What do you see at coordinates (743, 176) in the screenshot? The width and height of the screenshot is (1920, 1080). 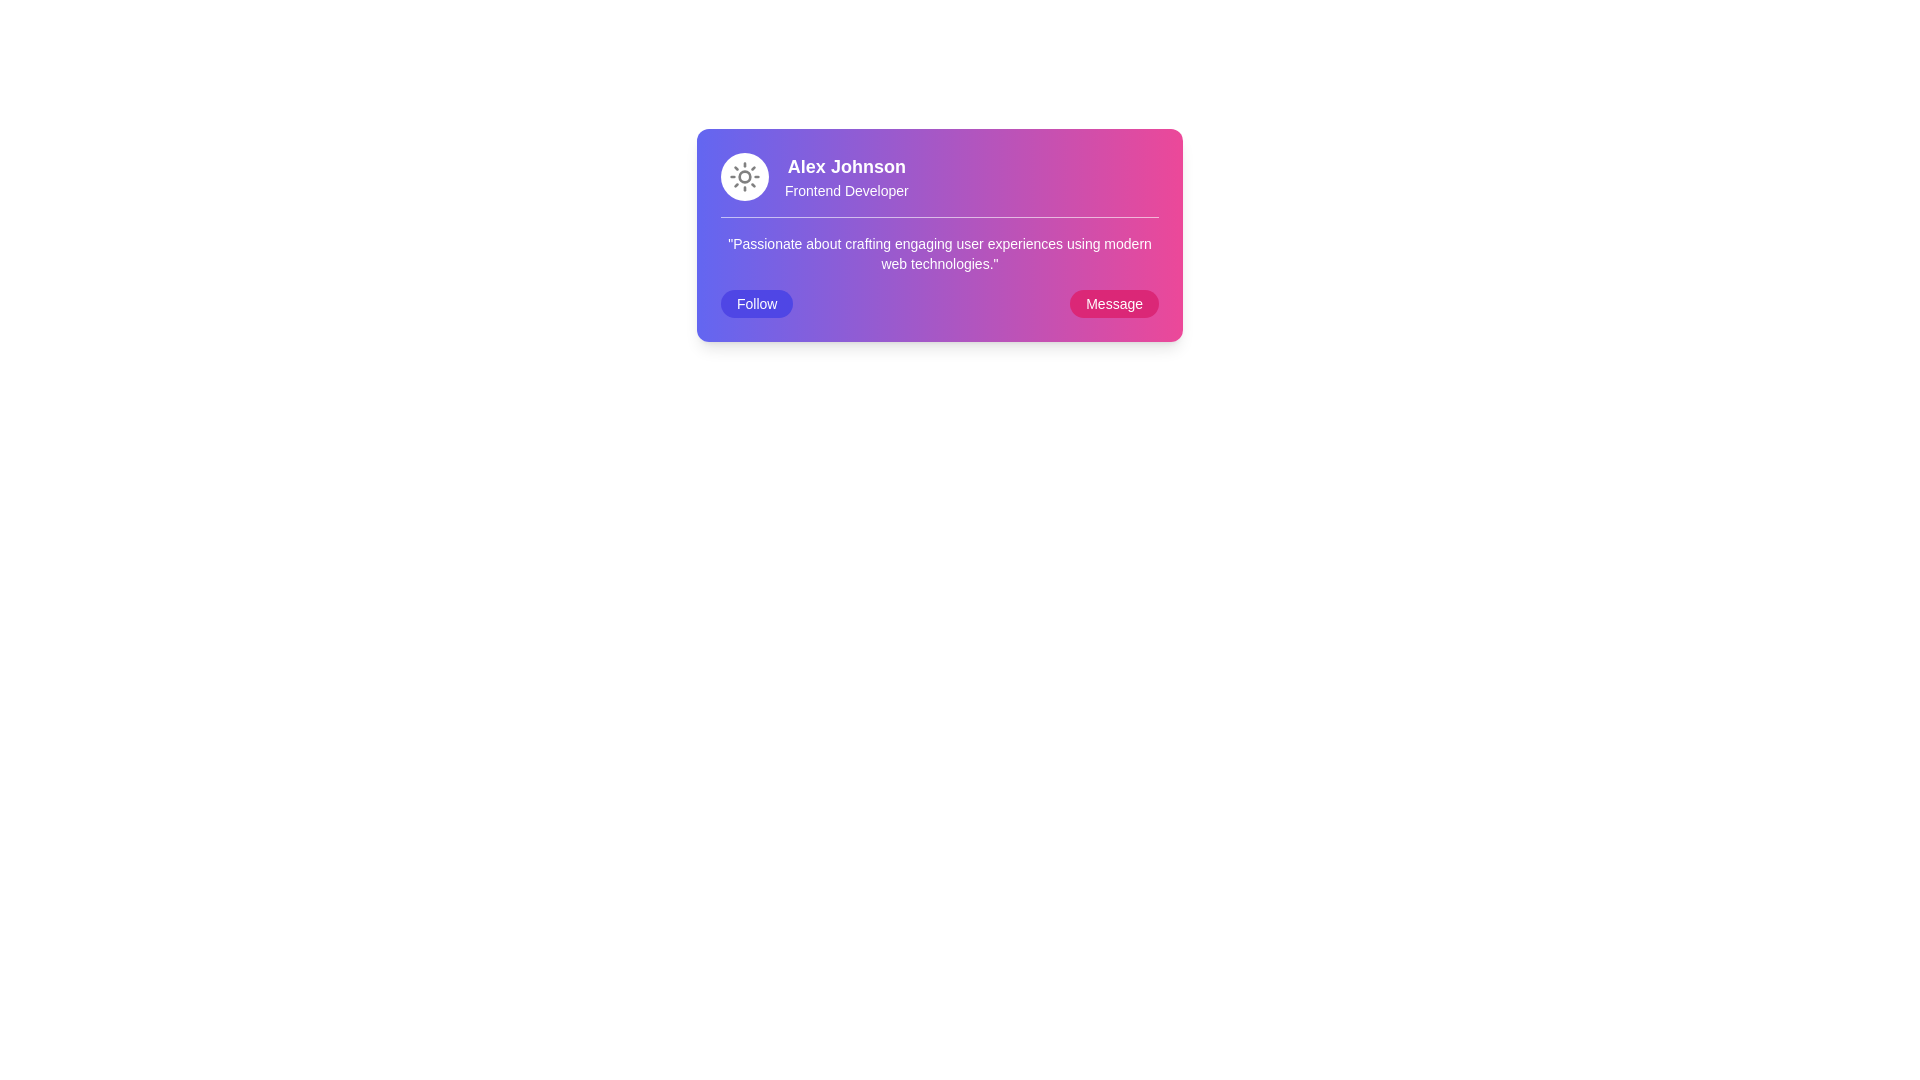 I see `the central circular component of the SVG icon labeled as 'sun'` at bounding box center [743, 176].